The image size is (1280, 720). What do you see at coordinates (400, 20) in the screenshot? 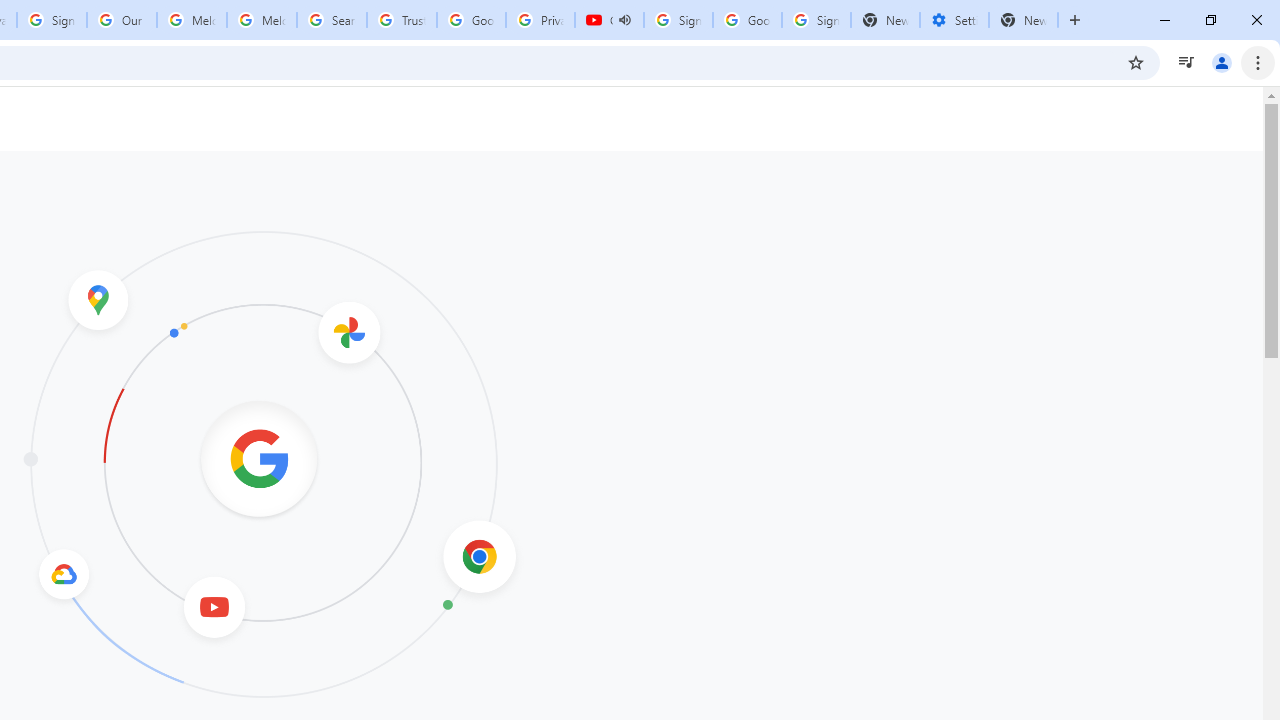
I see `'Trusted Information and Content - Google Safety Center'` at bounding box center [400, 20].